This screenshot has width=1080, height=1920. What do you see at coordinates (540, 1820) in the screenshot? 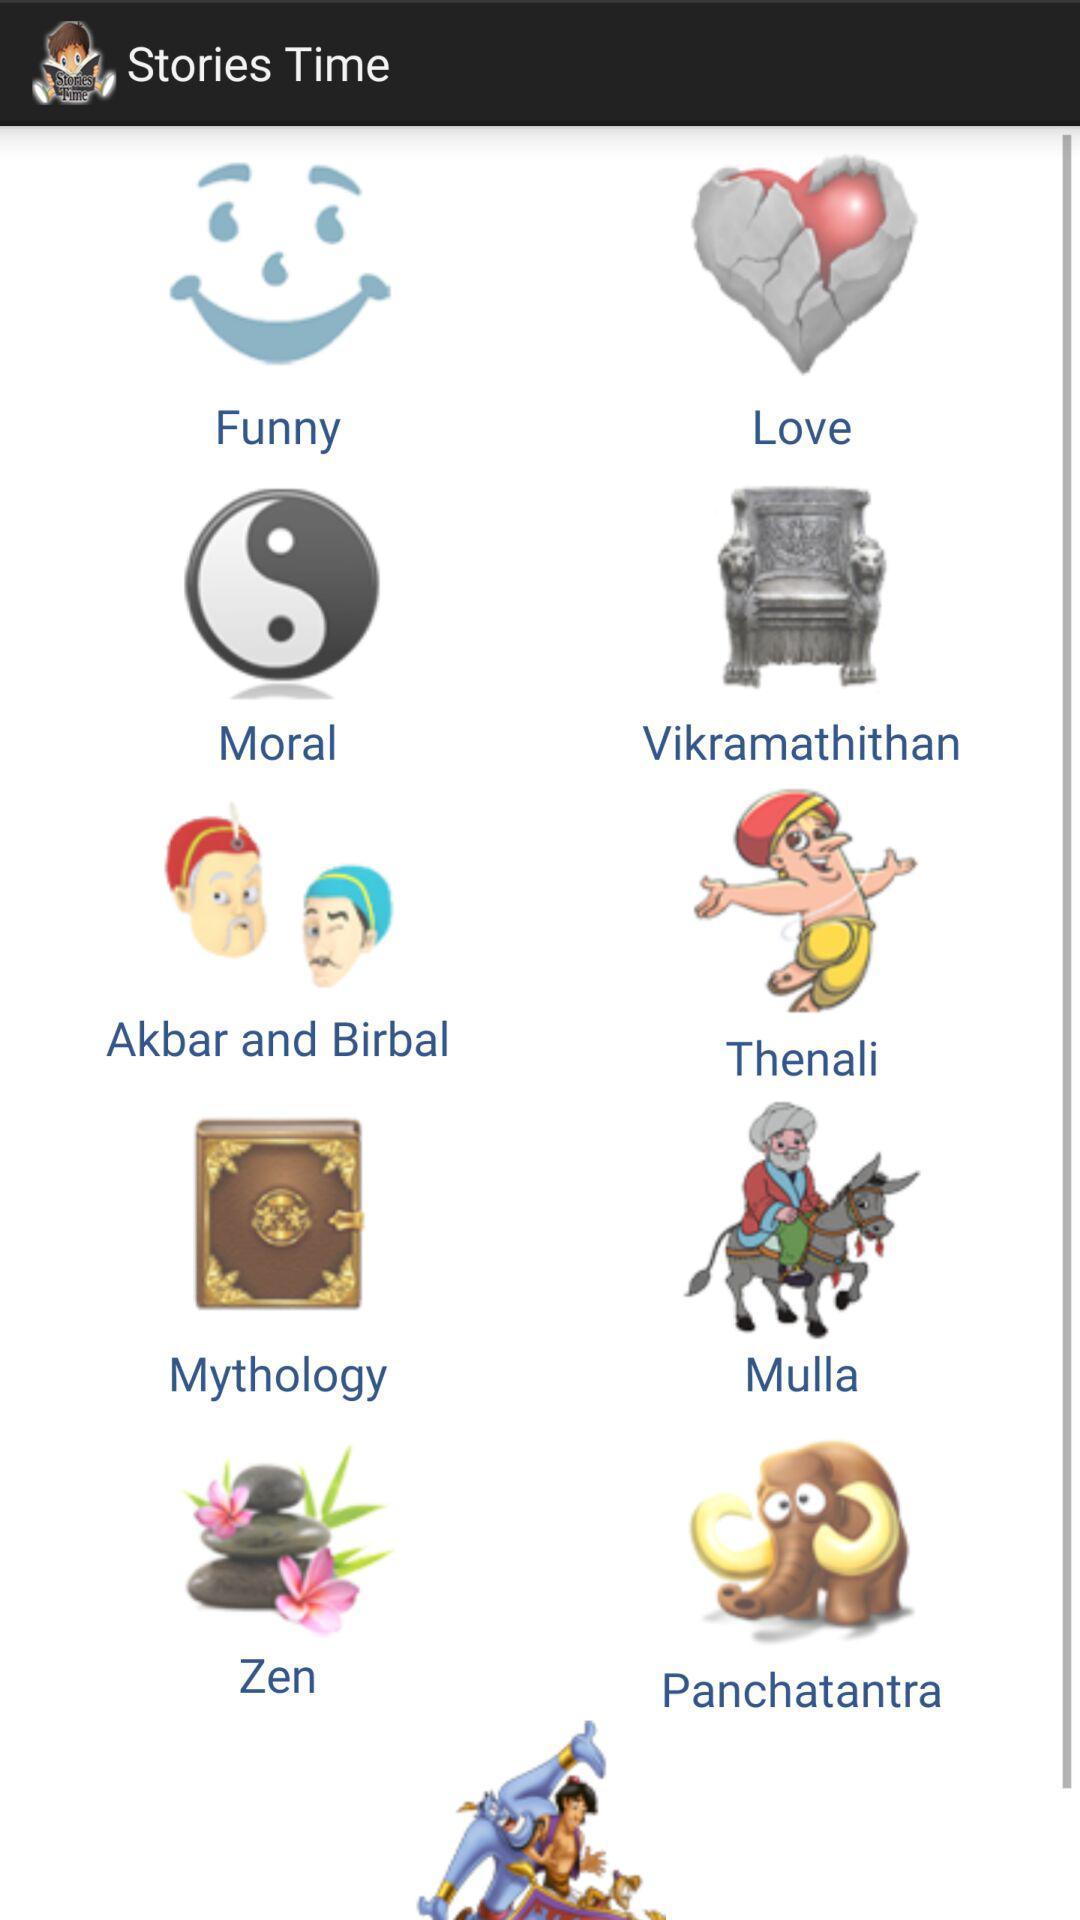
I see `the button at the bottom` at bounding box center [540, 1820].